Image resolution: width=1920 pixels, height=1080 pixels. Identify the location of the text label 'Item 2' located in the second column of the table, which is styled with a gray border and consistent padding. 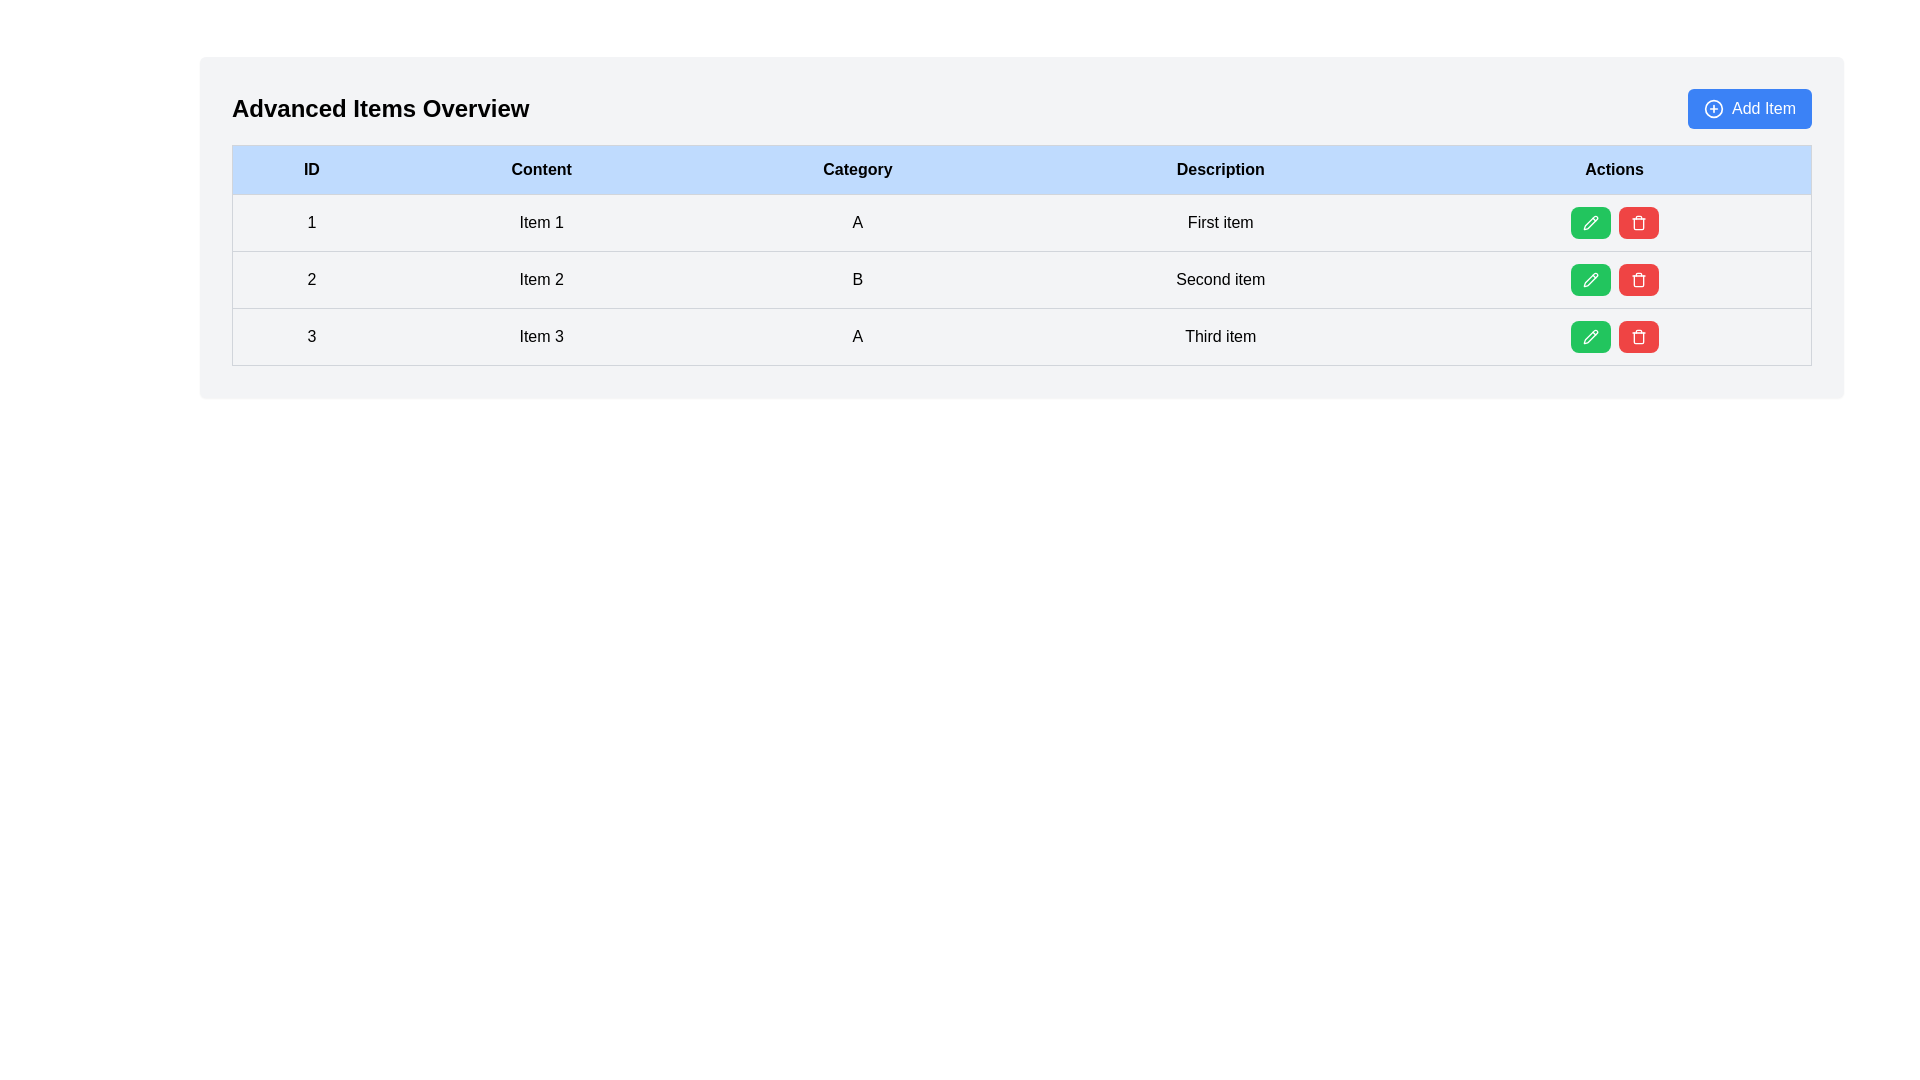
(541, 280).